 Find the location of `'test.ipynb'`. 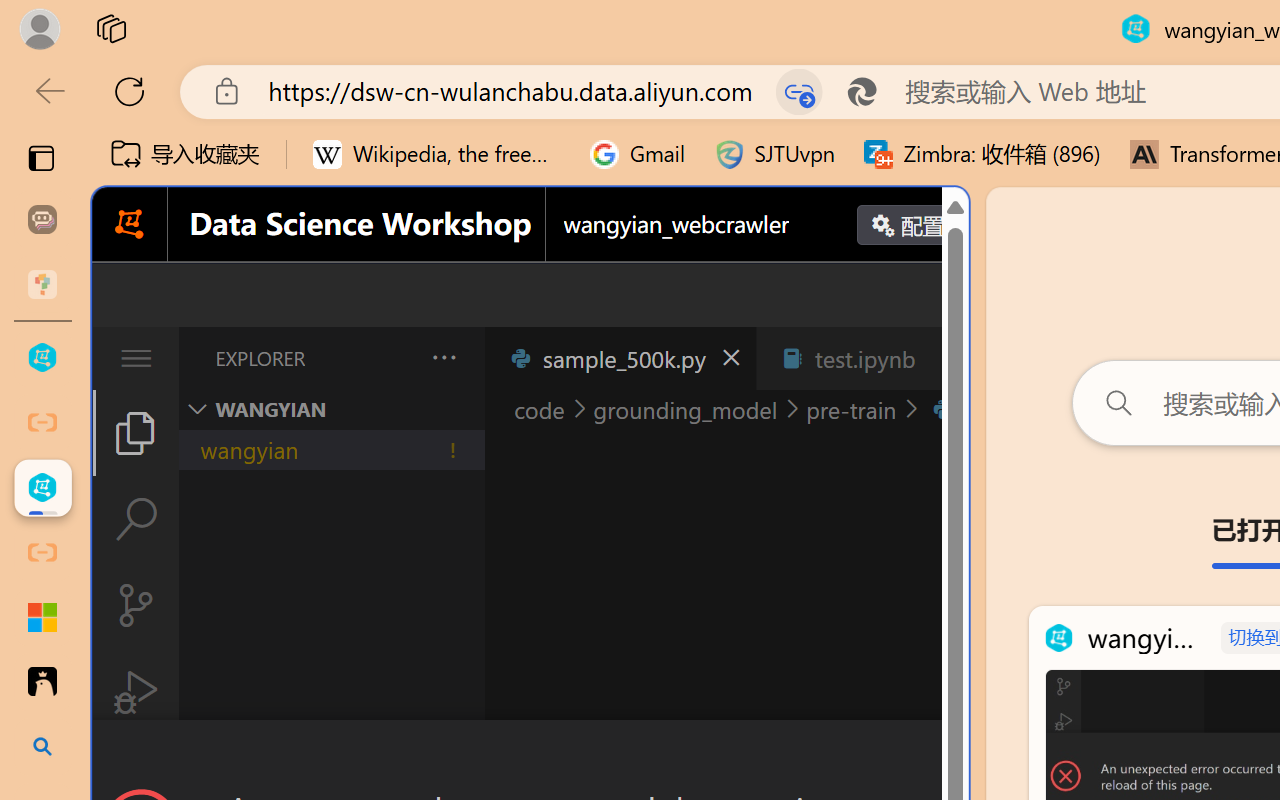

'test.ipynb' is located at coordinates (864, 358).